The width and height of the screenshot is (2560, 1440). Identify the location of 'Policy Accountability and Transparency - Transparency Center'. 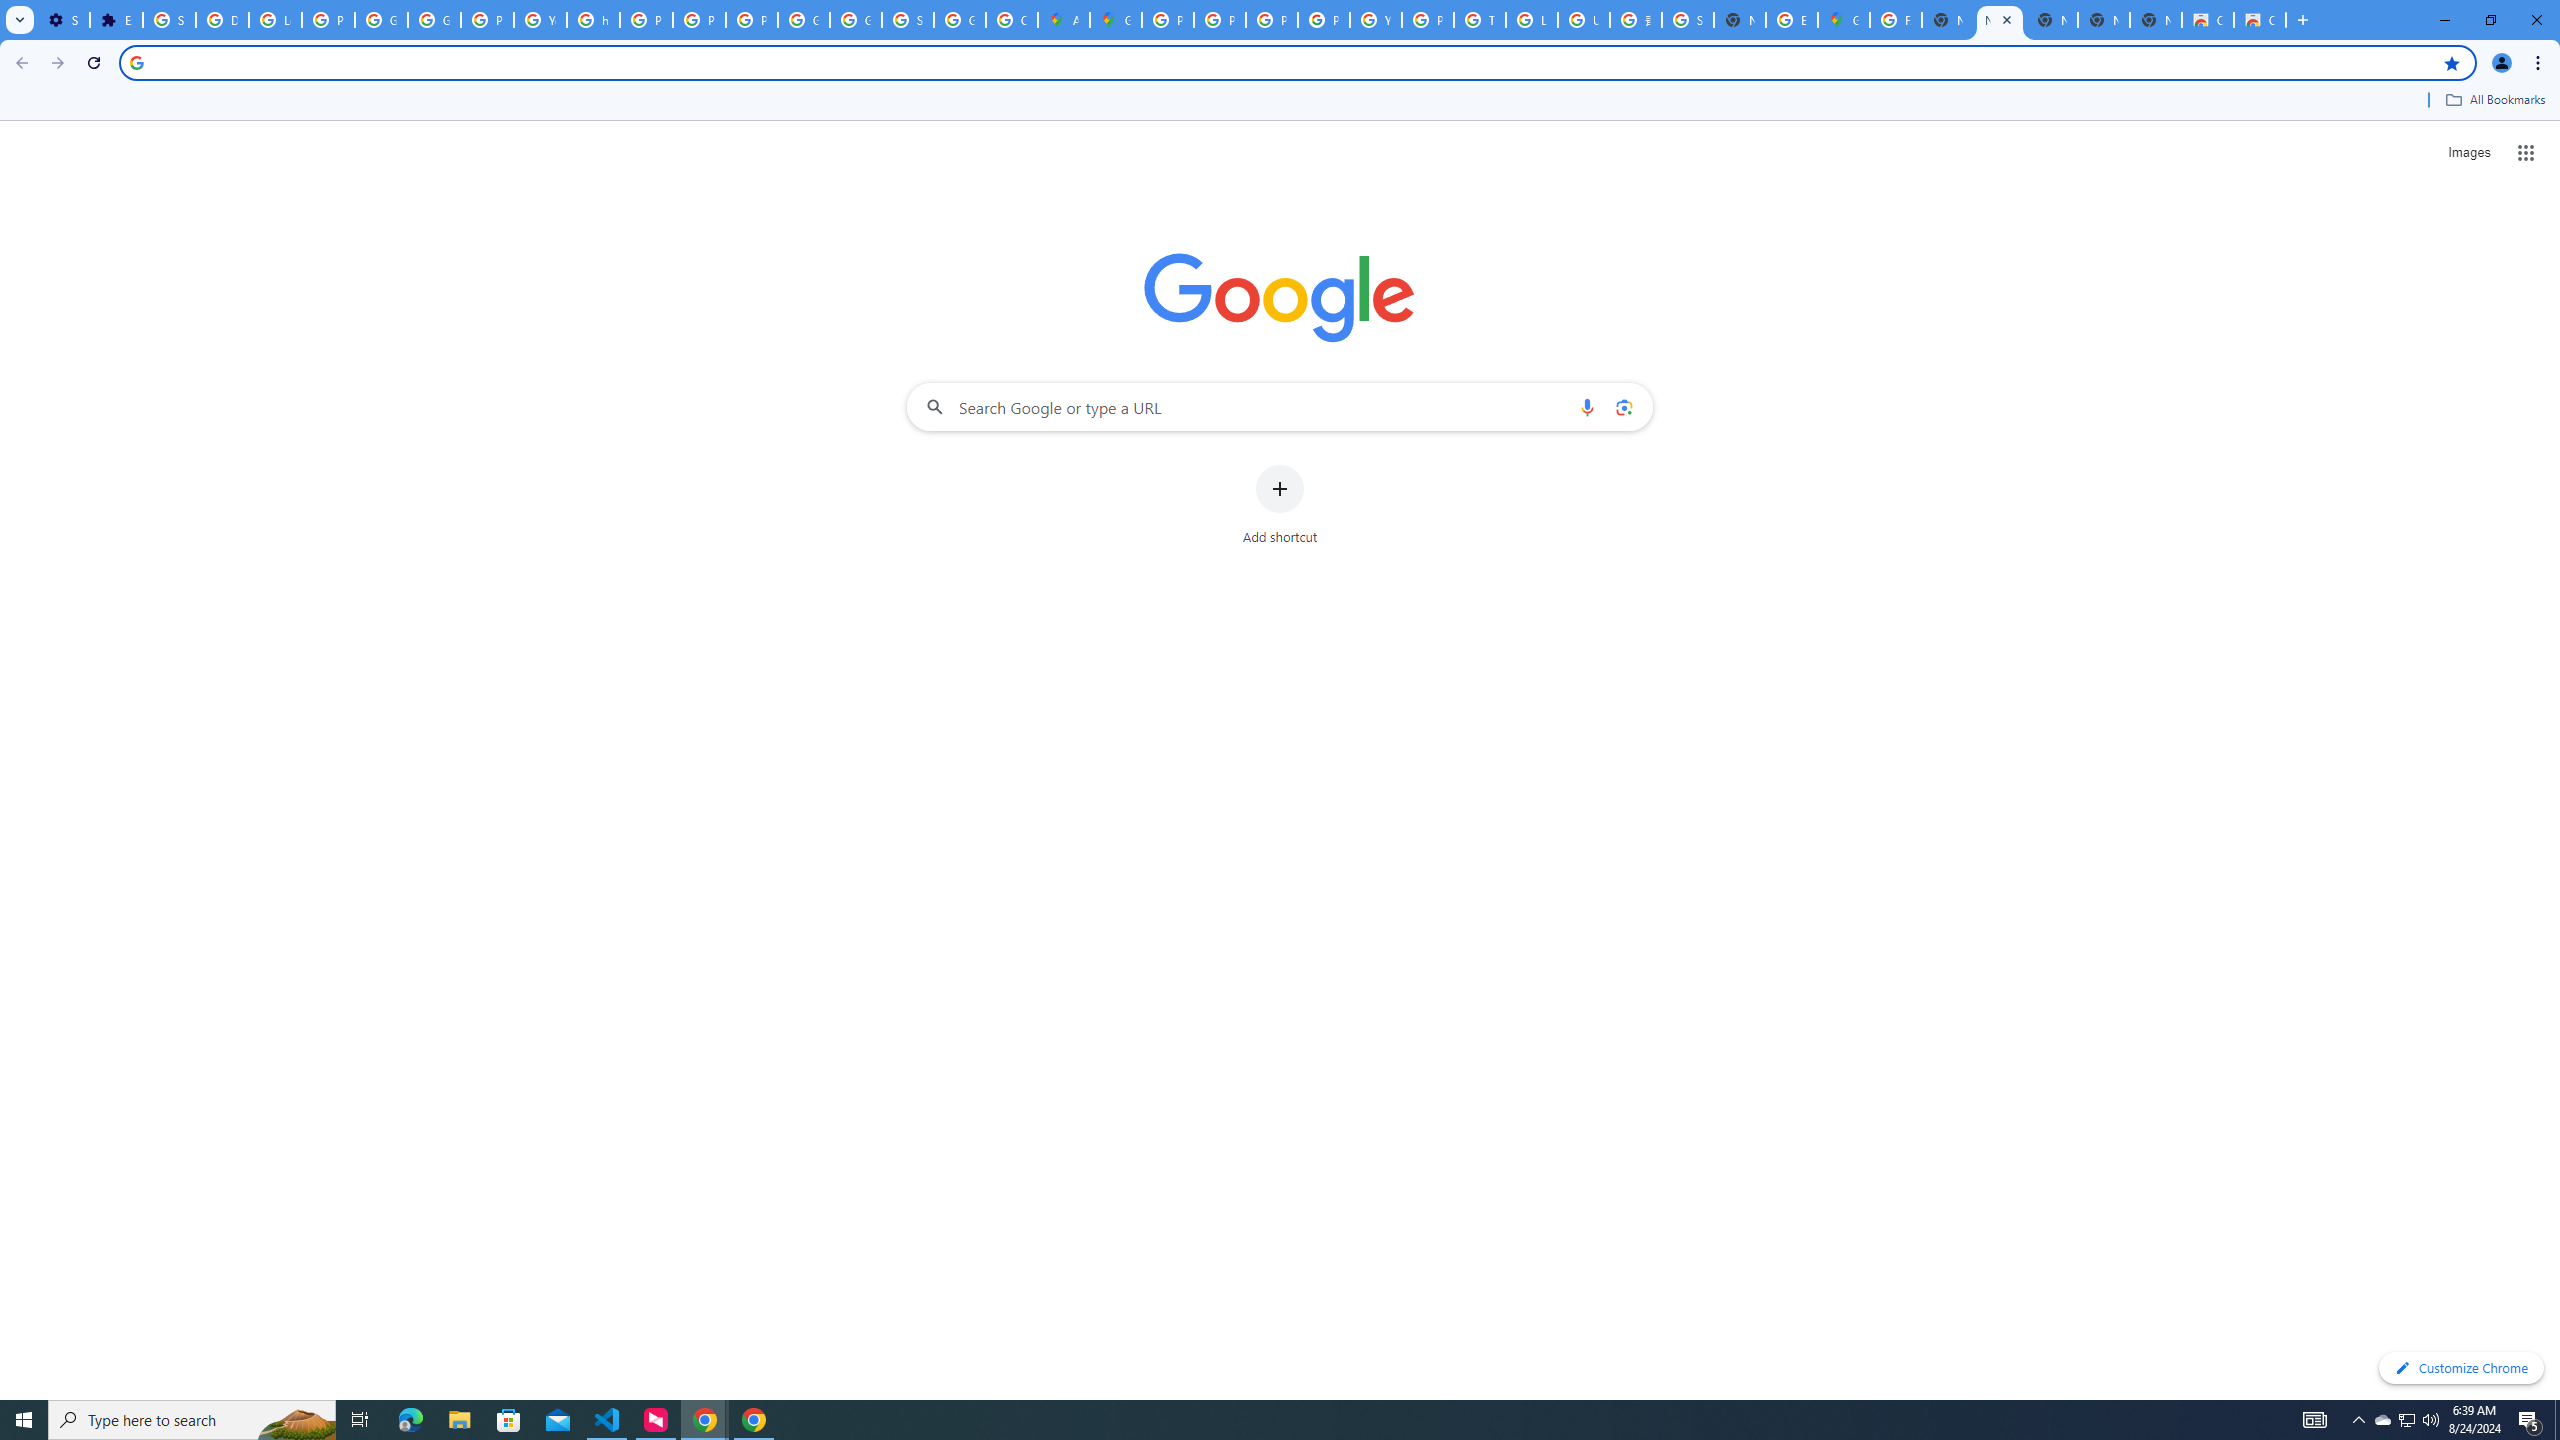
(1167, 19).